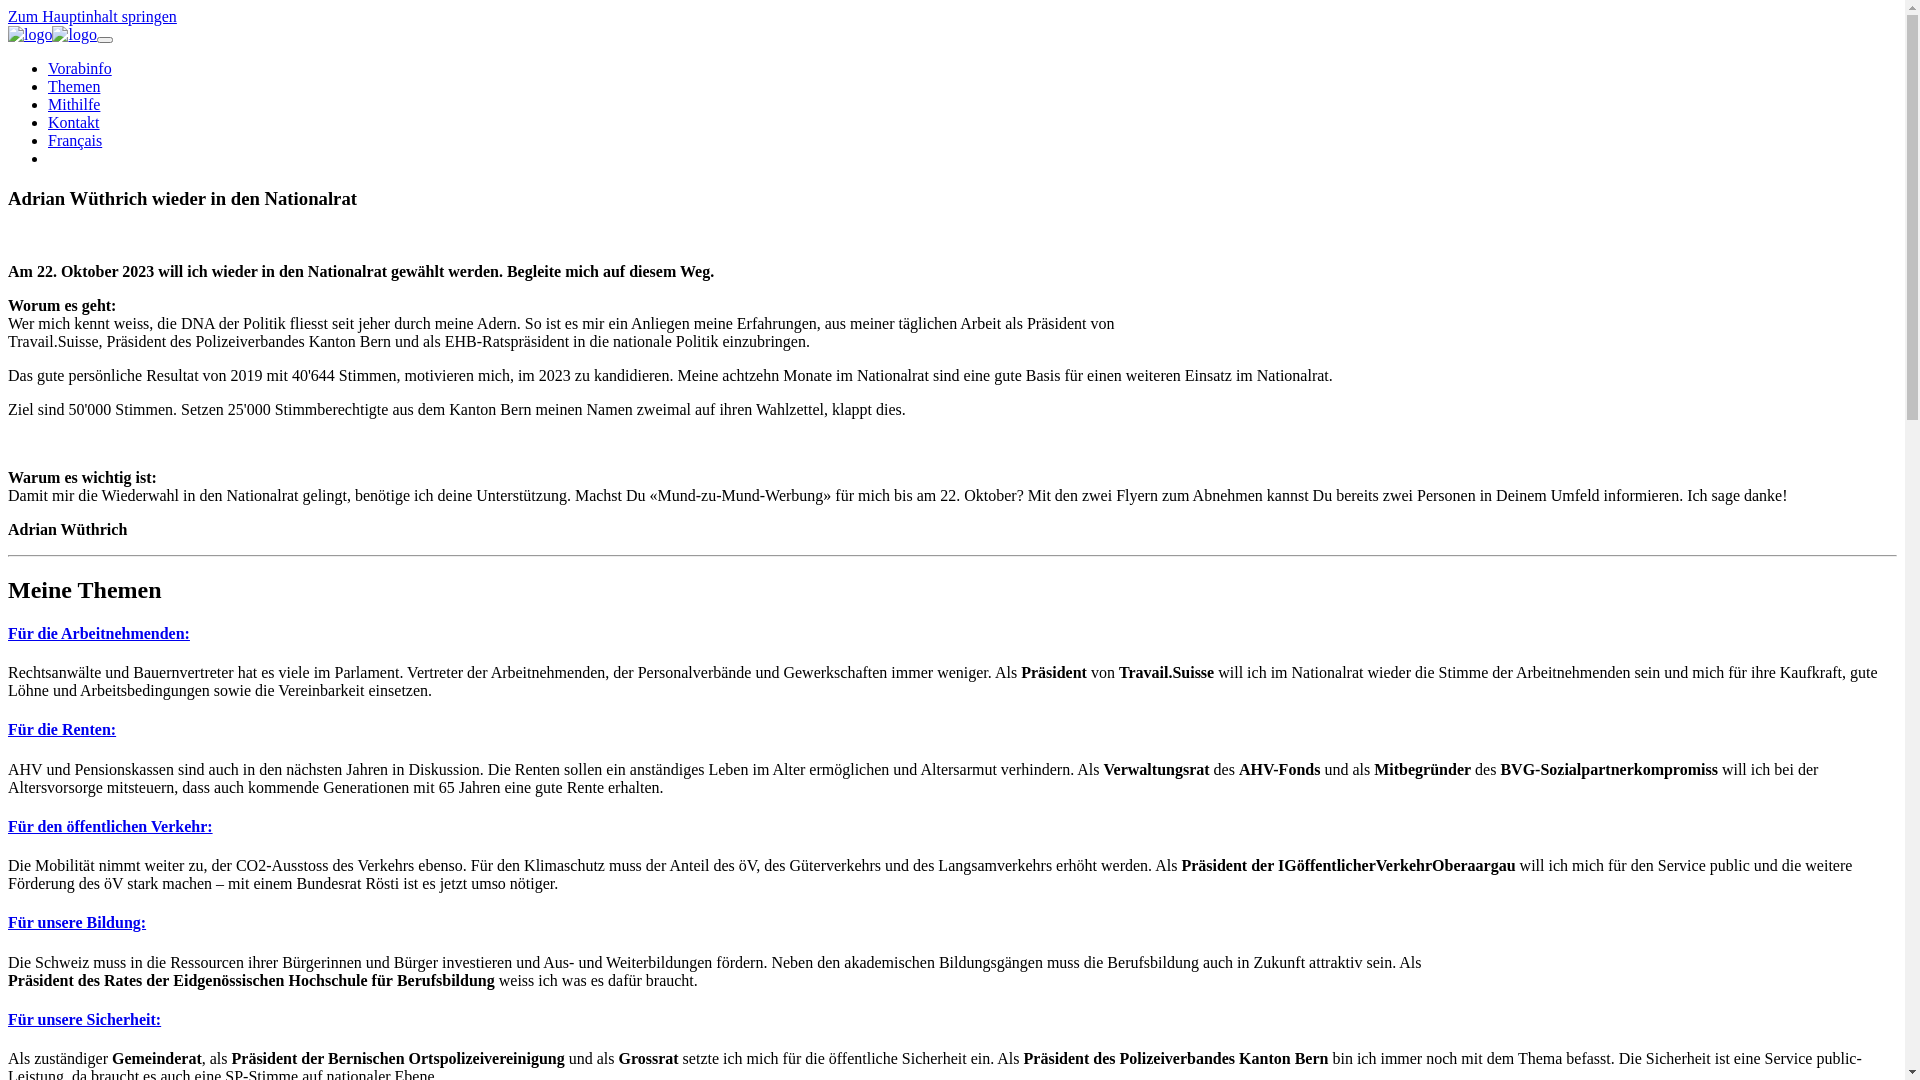  I want to click on 'Vorabinfo', so click(80, 67).